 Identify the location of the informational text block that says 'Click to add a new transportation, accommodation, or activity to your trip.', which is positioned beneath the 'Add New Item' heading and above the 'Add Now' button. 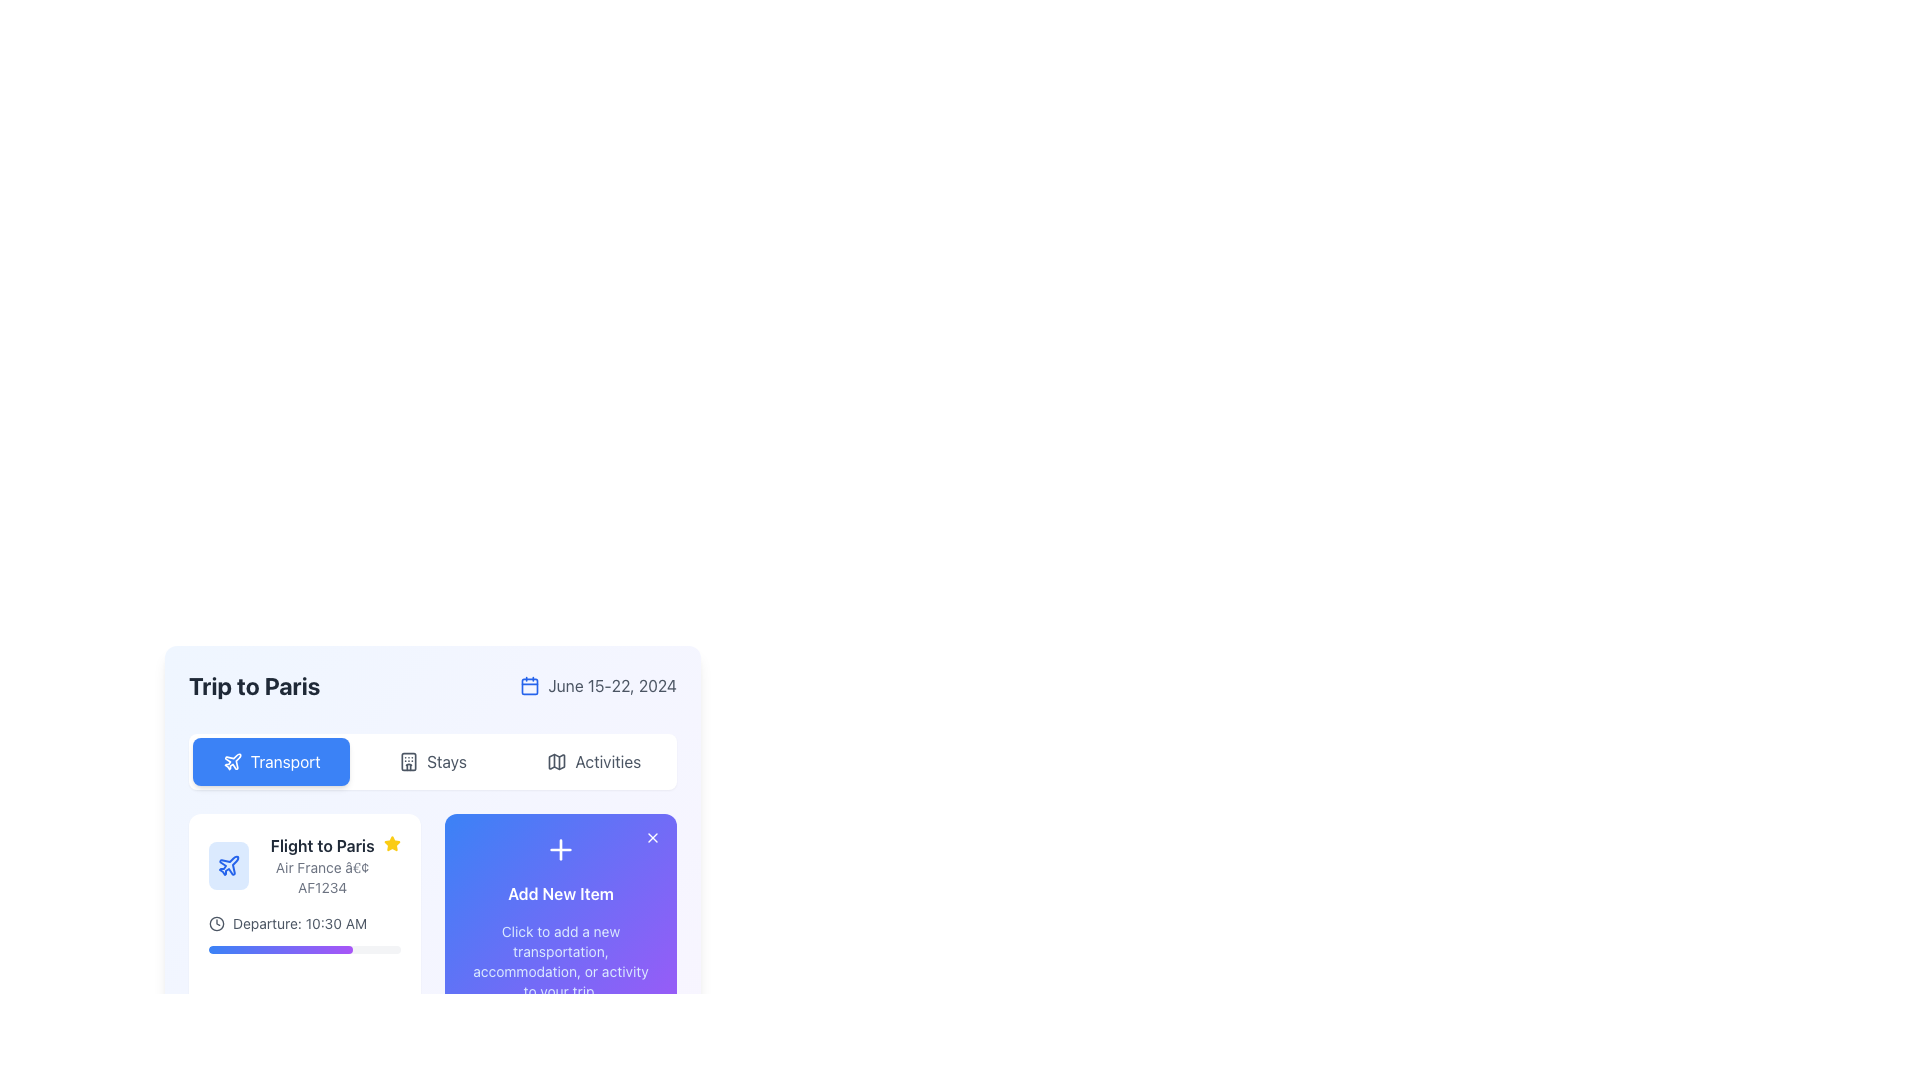
(560, 960).